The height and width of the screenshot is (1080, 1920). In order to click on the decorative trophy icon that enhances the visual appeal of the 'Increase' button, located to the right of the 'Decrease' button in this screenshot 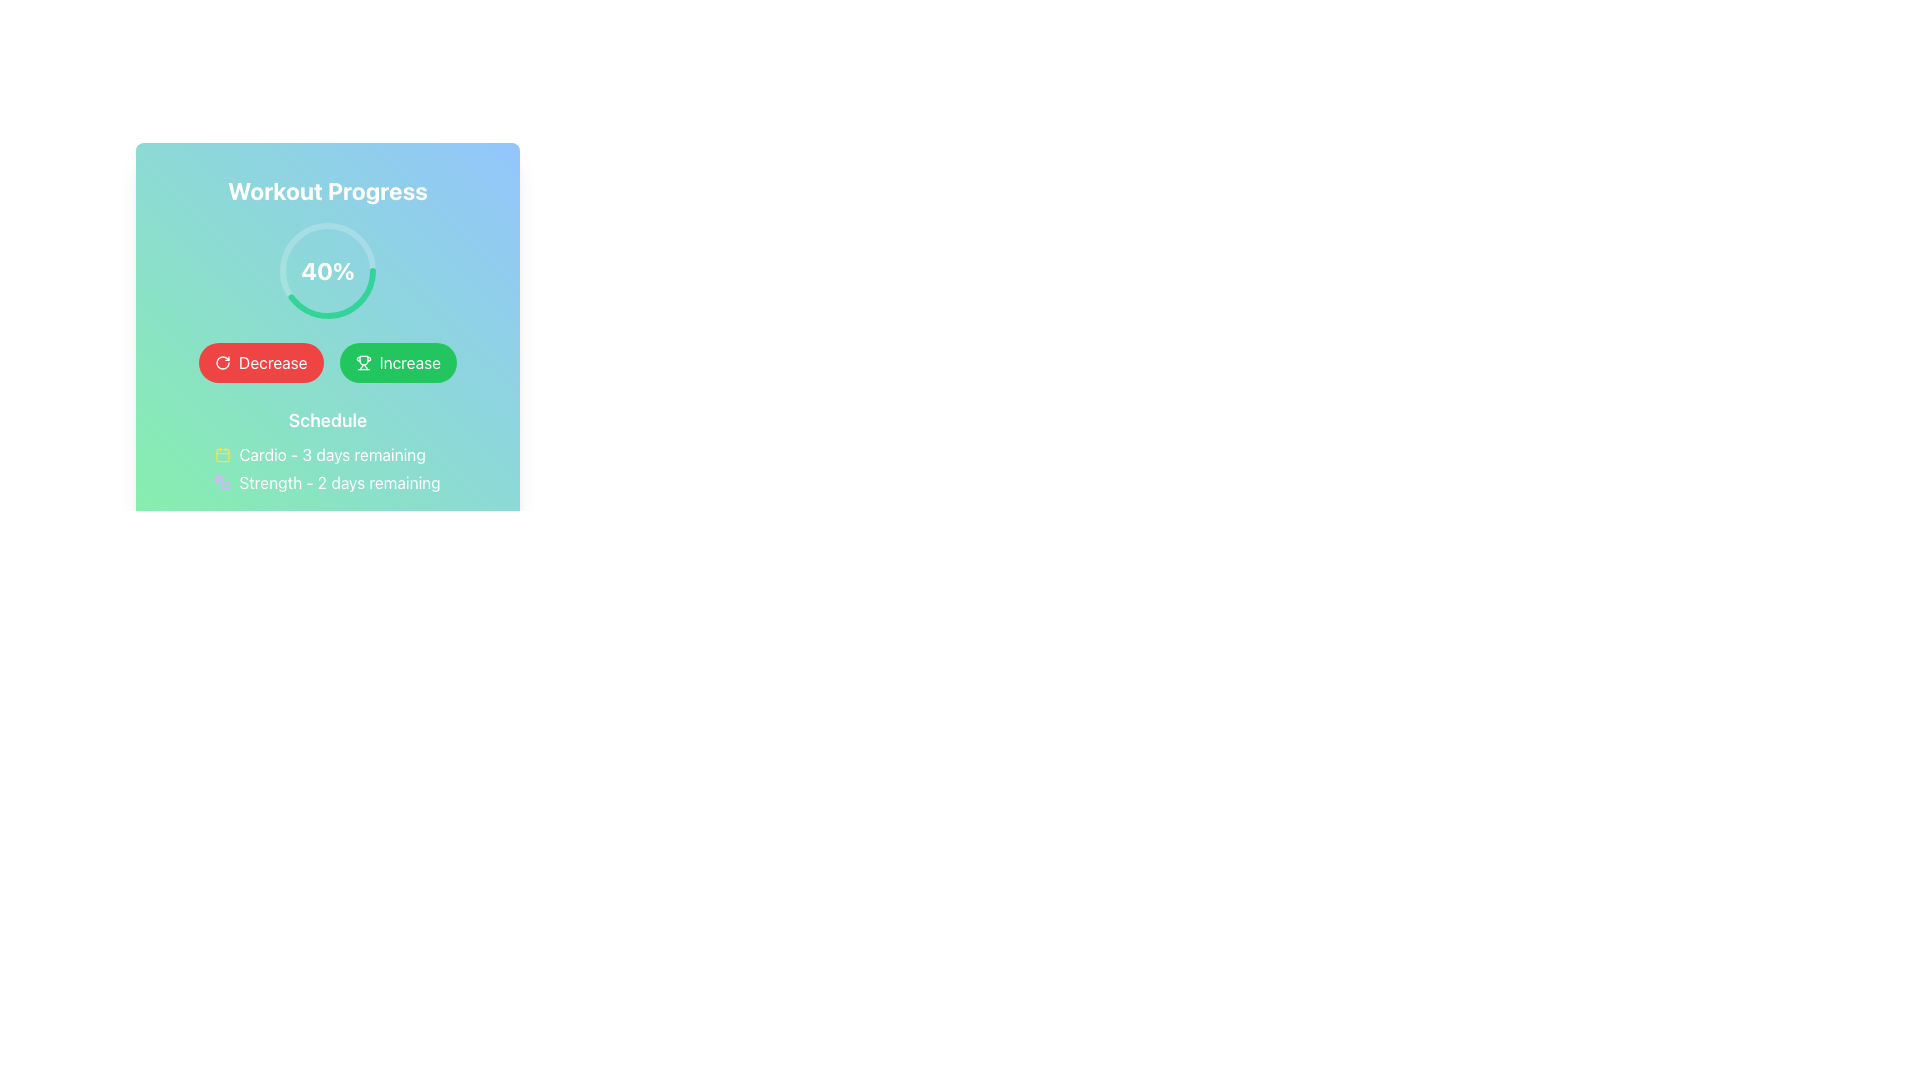, I will do `click(363, 362)`.